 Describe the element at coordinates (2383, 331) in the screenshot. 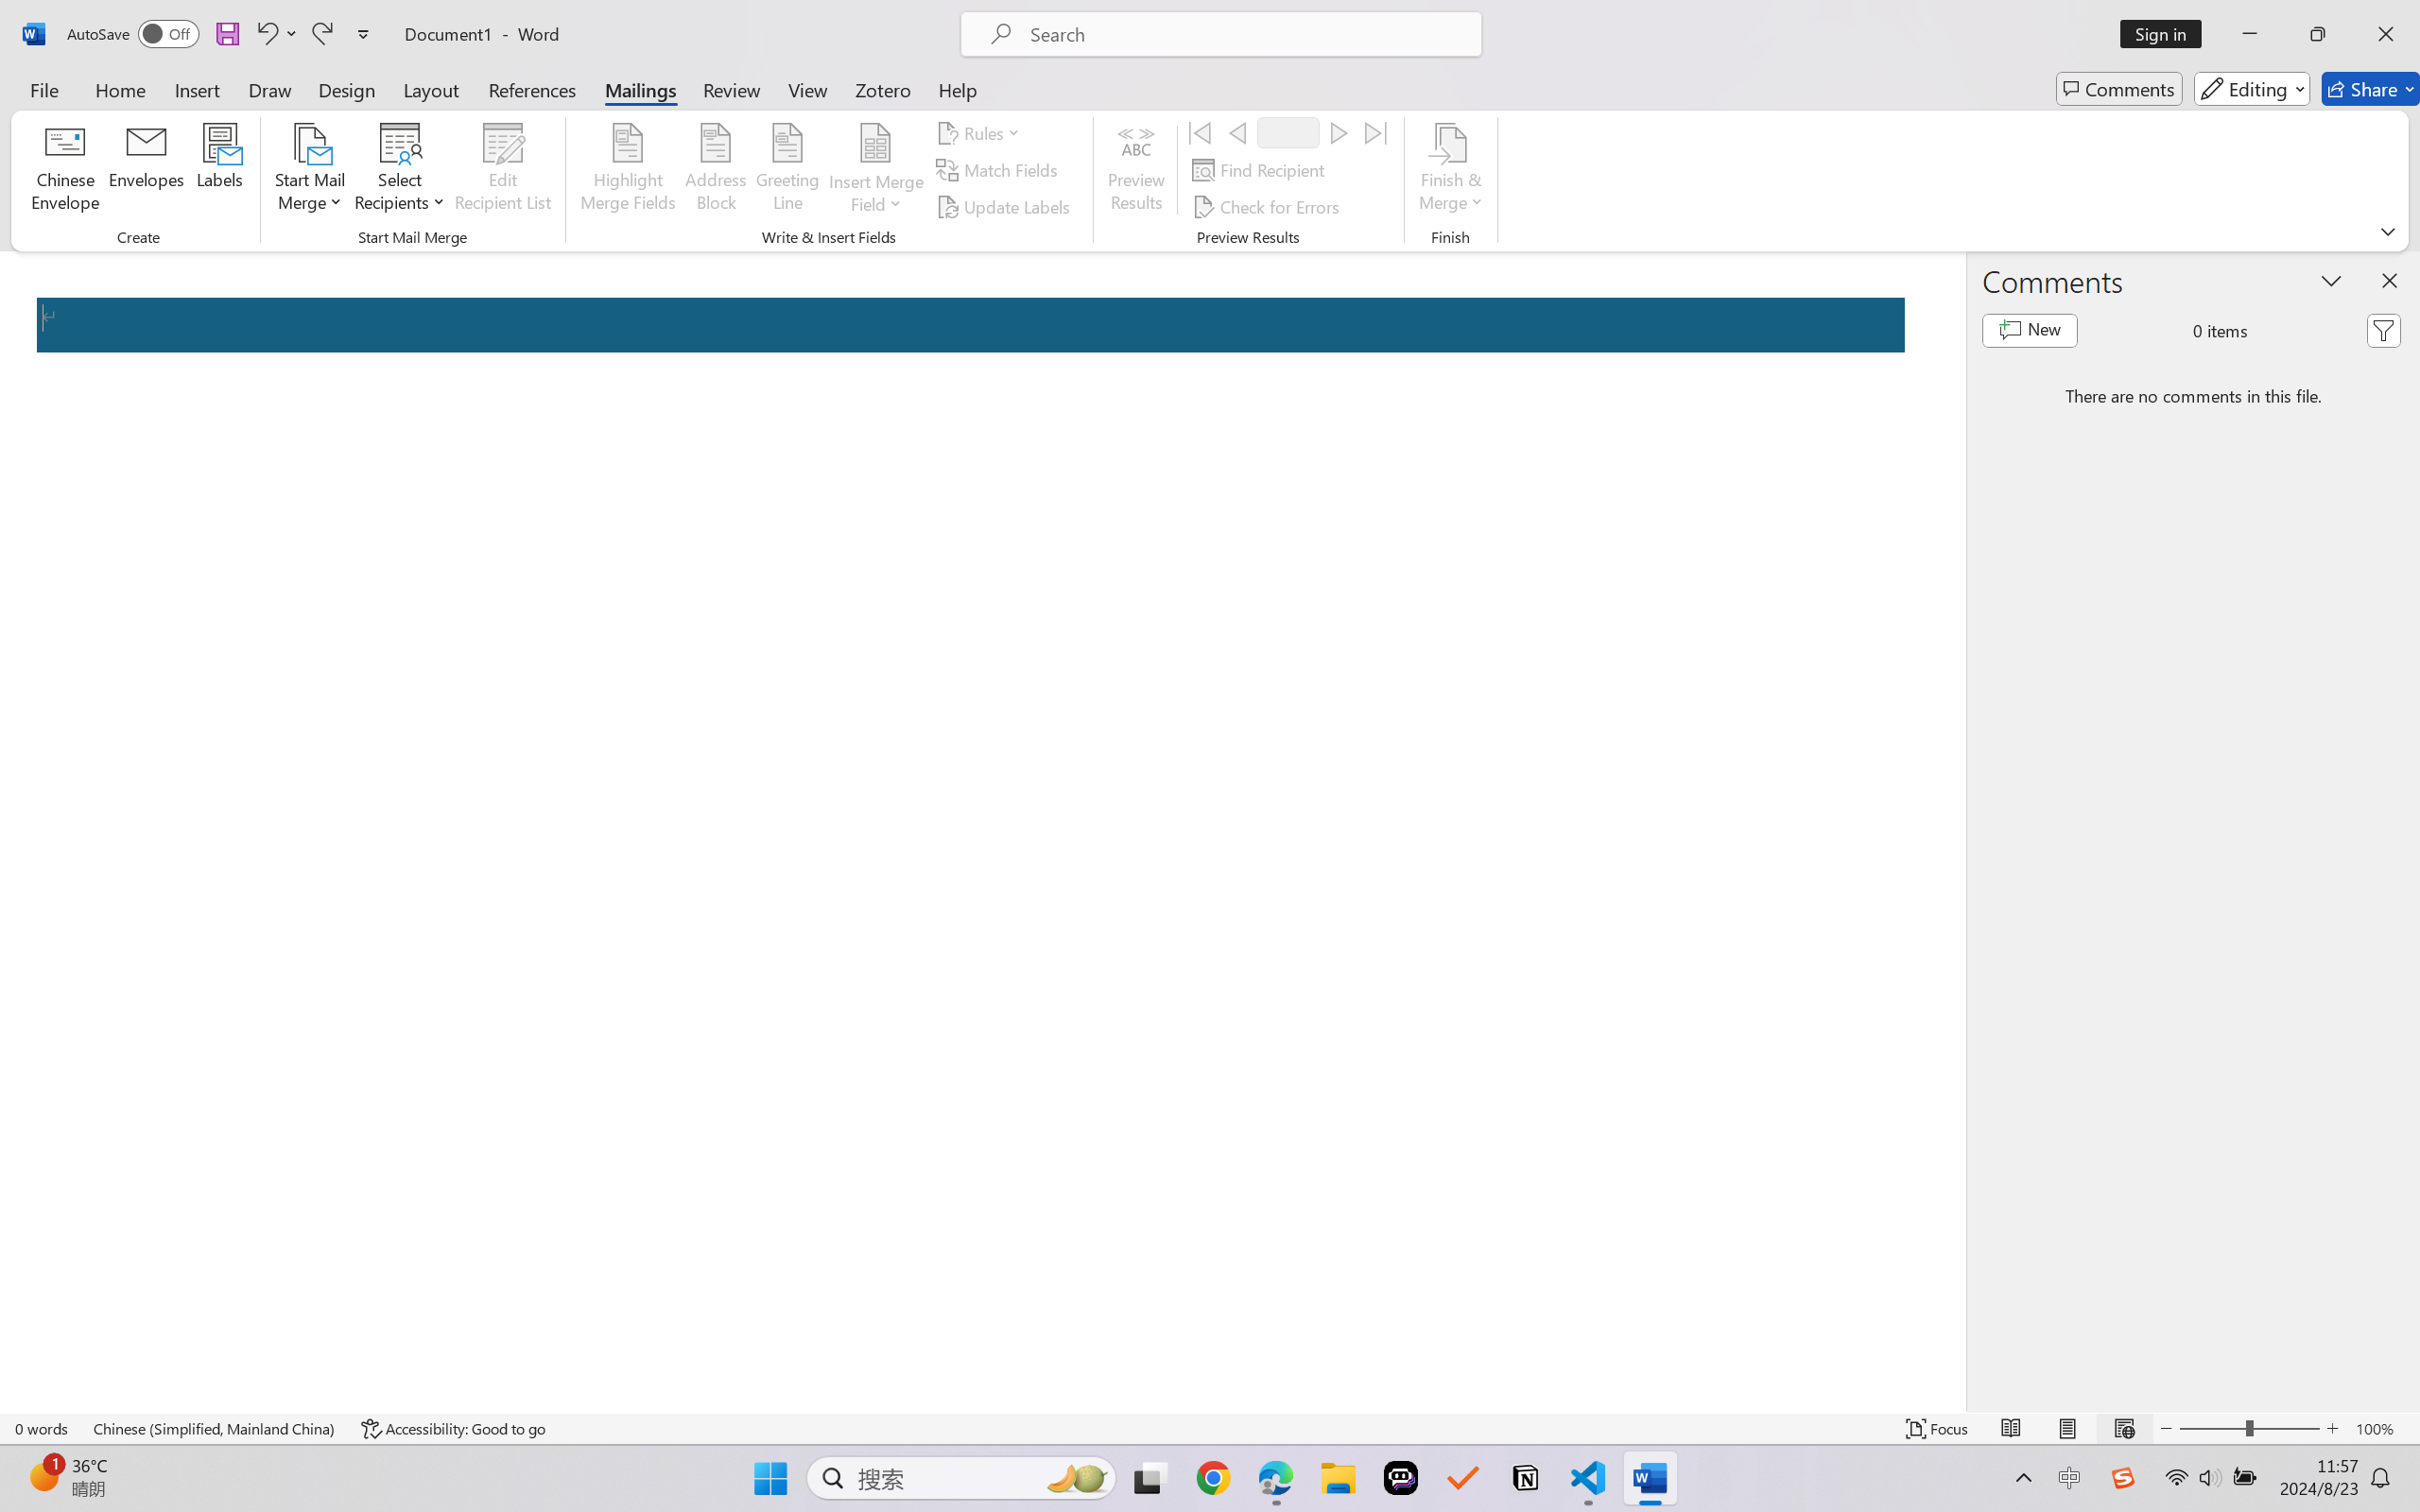

I see `'Filter'` at that location.